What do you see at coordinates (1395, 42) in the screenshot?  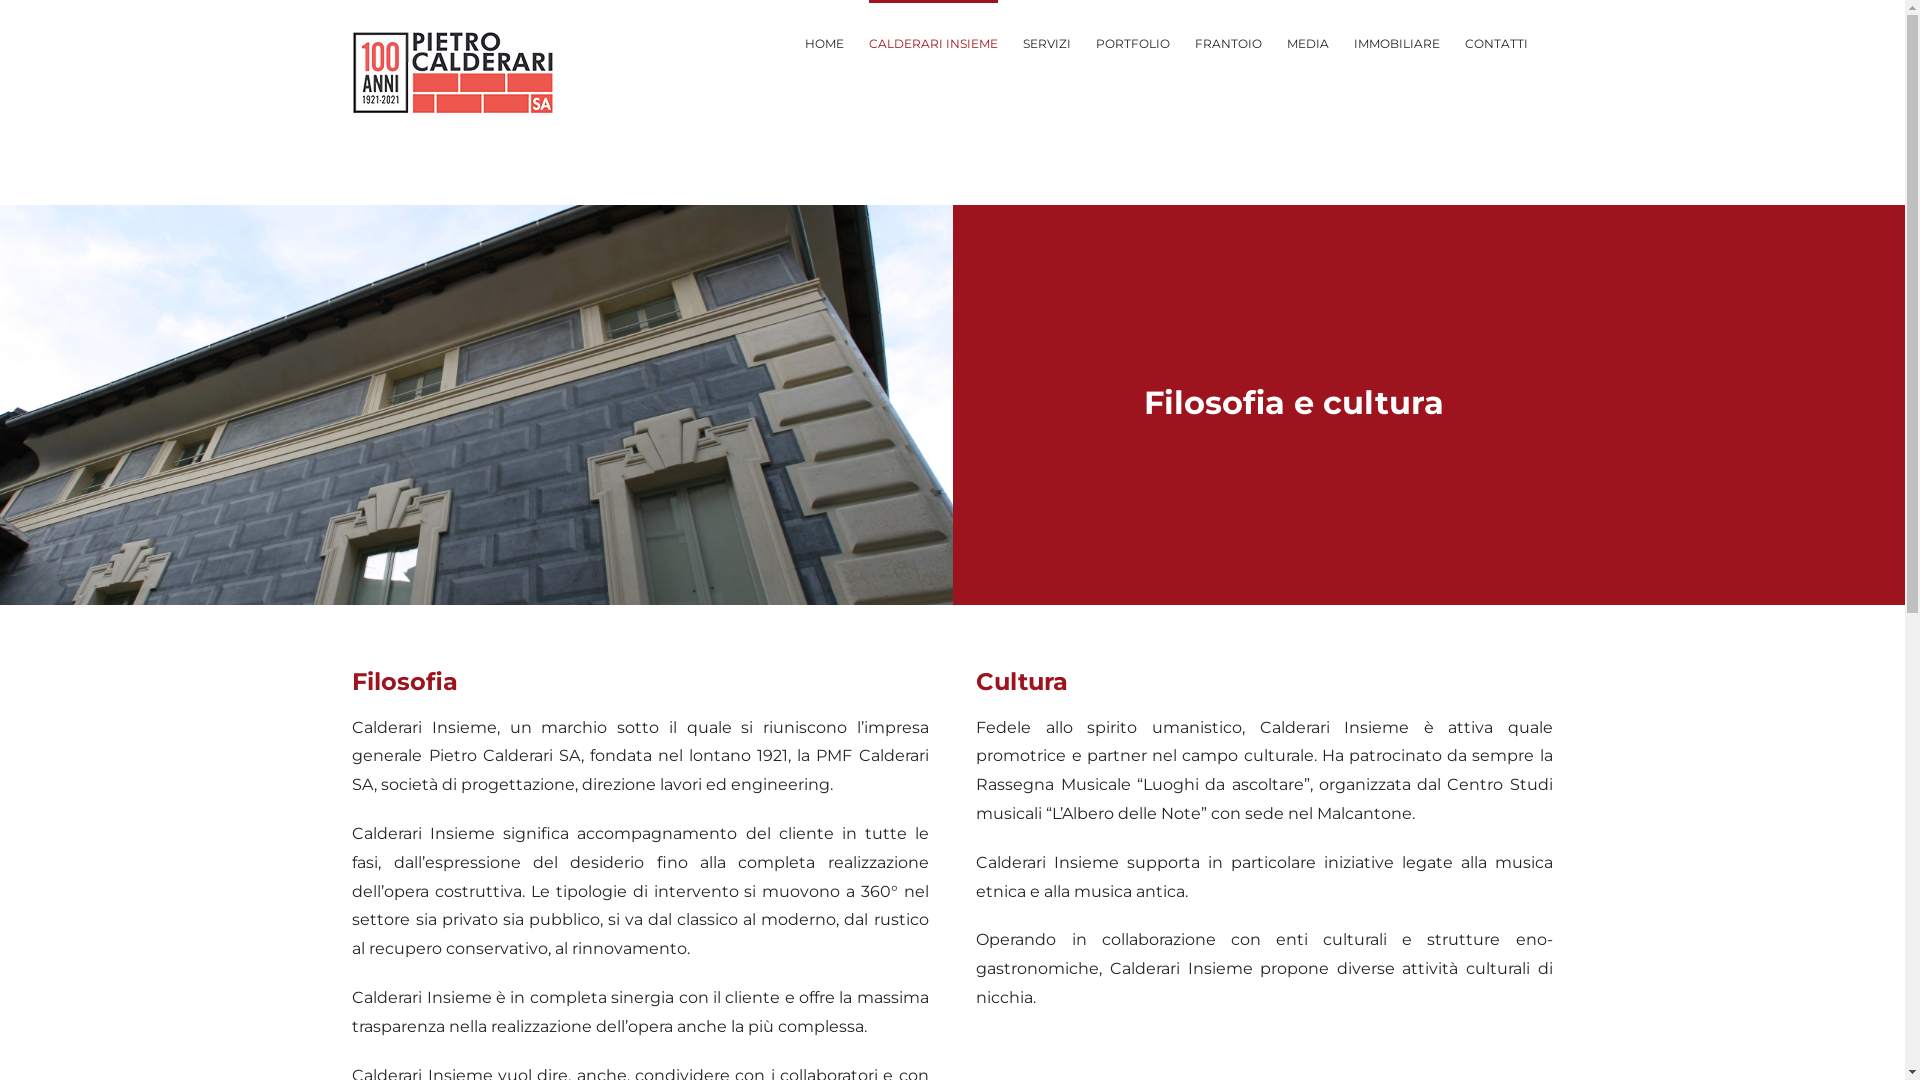 I see `'IMMOBILIARE'` at bounding box center [1395, 42].